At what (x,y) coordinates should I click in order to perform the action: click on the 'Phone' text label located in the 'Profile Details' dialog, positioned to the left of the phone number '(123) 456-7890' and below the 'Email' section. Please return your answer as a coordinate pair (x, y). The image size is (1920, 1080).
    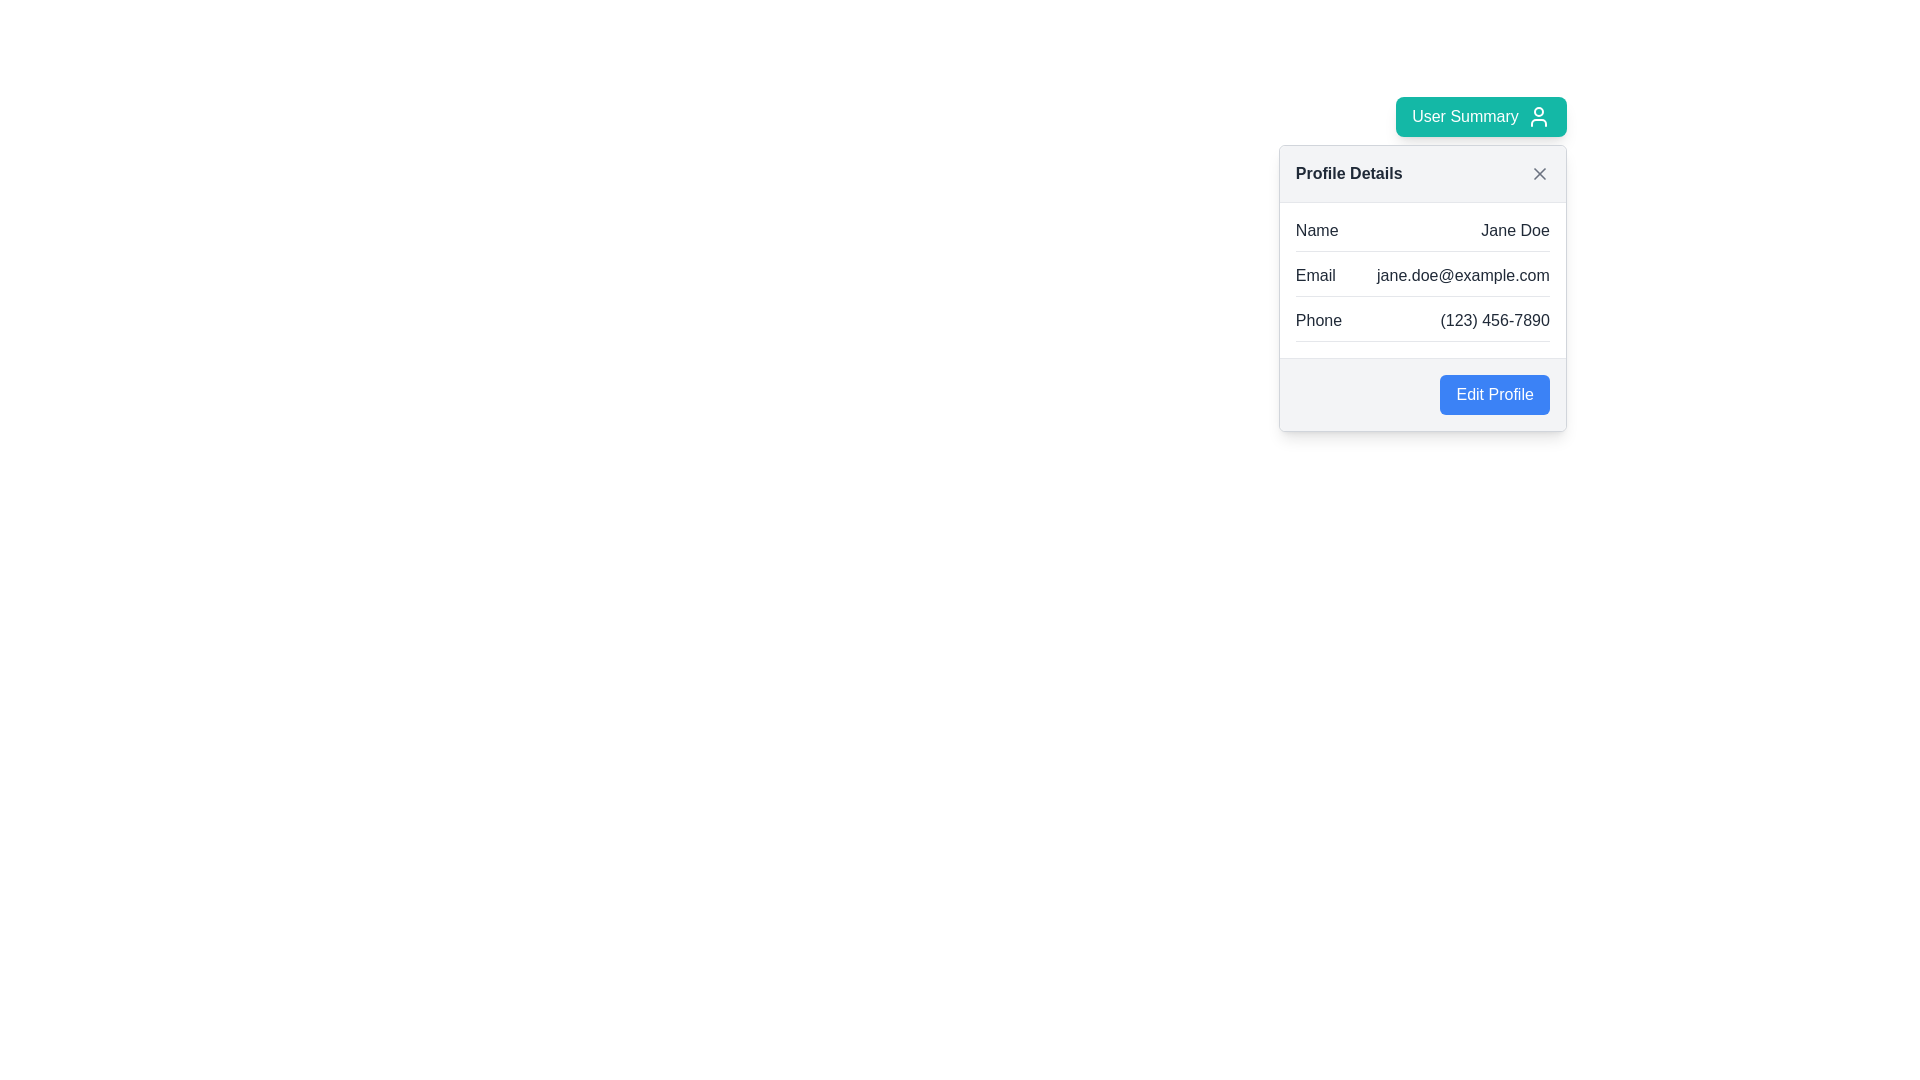
    Looking at the image, I should click on (1319, 319).